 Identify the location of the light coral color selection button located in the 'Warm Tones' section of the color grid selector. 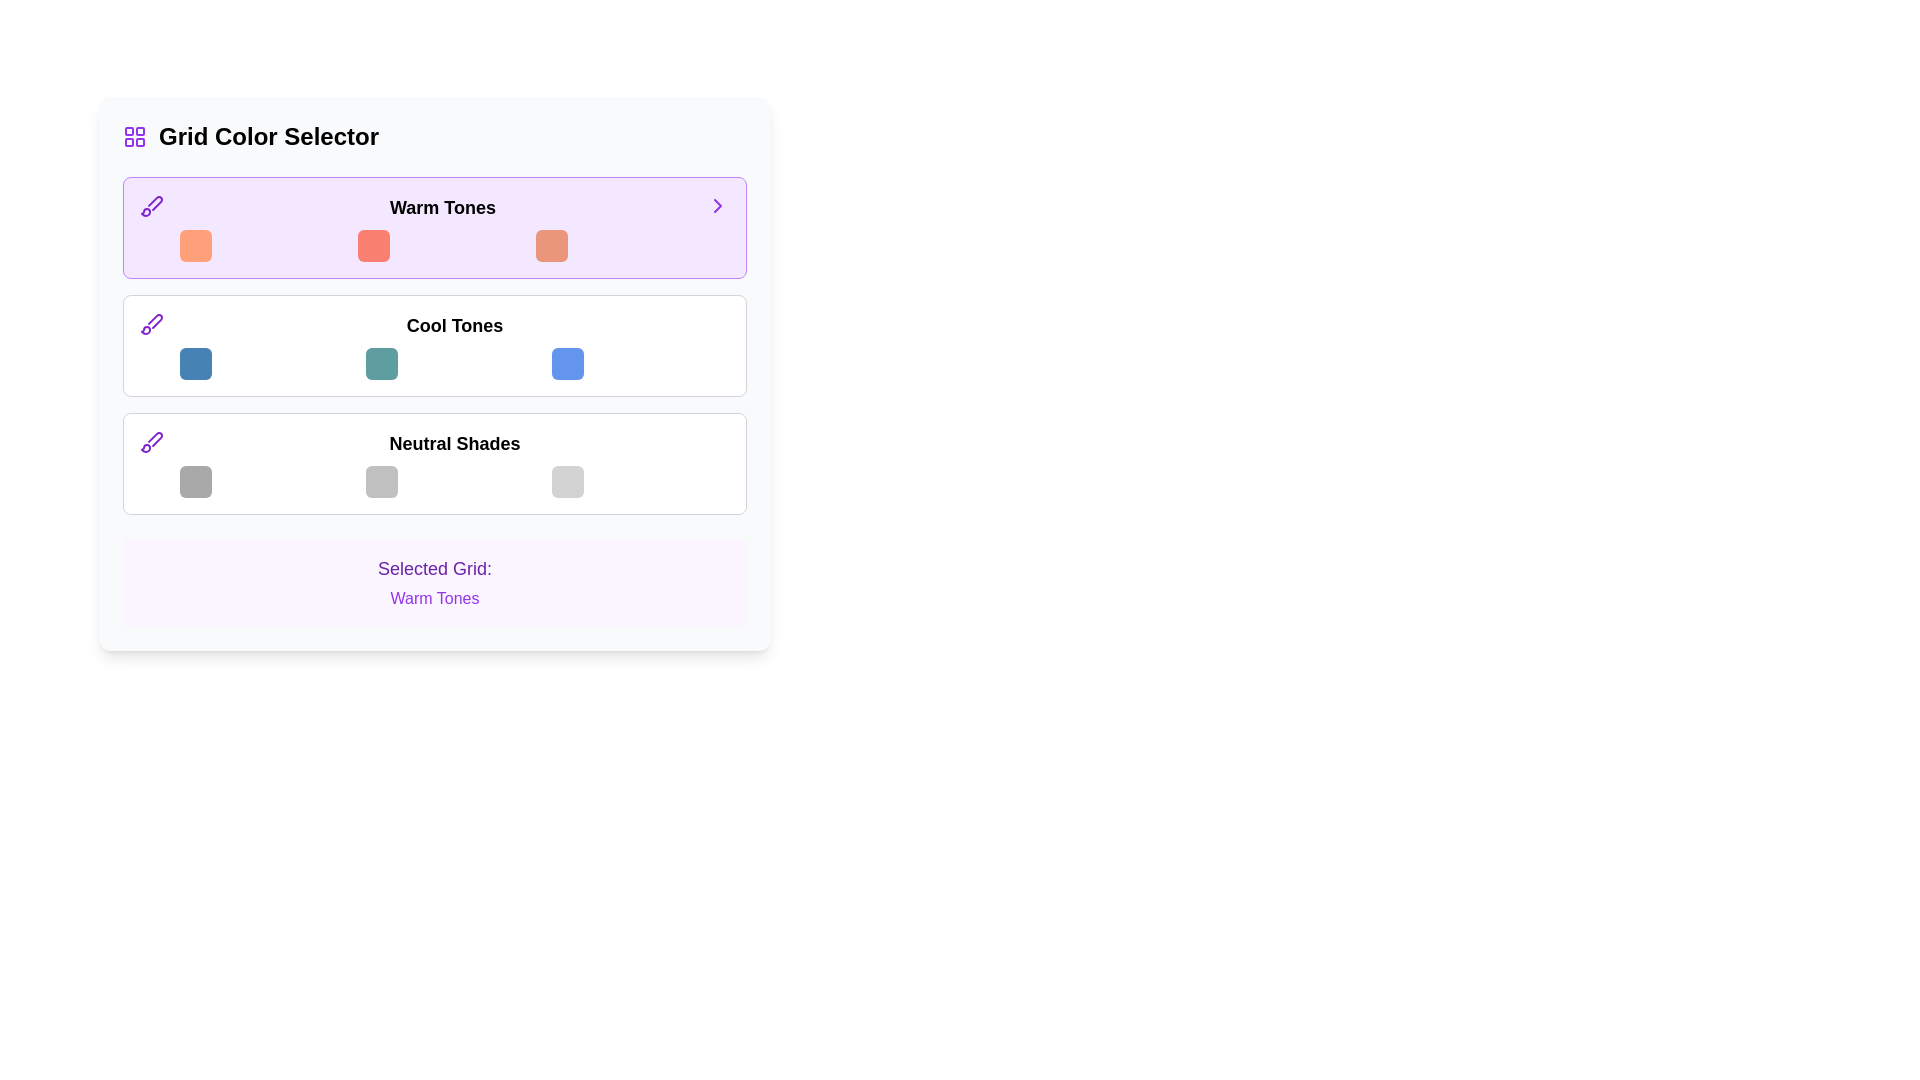
(196, 245).